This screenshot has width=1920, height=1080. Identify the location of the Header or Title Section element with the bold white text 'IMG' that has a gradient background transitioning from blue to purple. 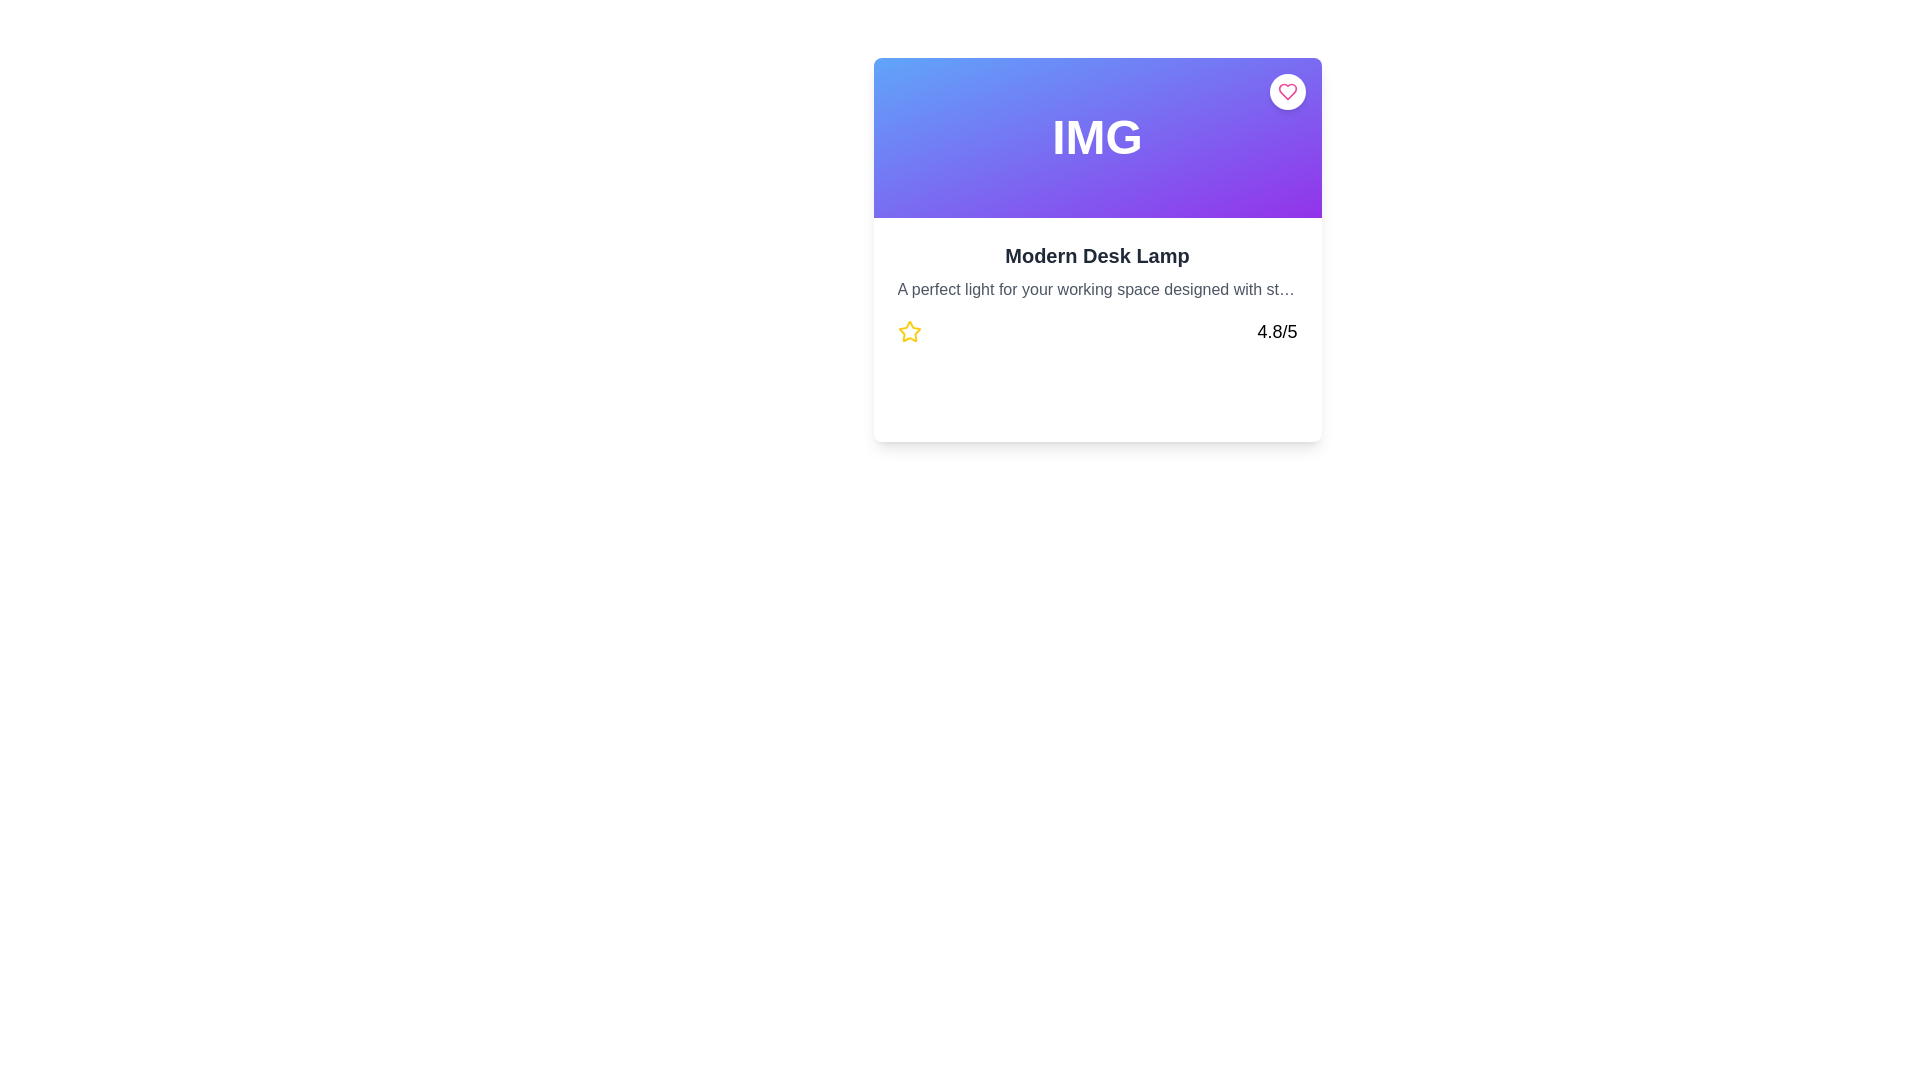
(1096, 137).